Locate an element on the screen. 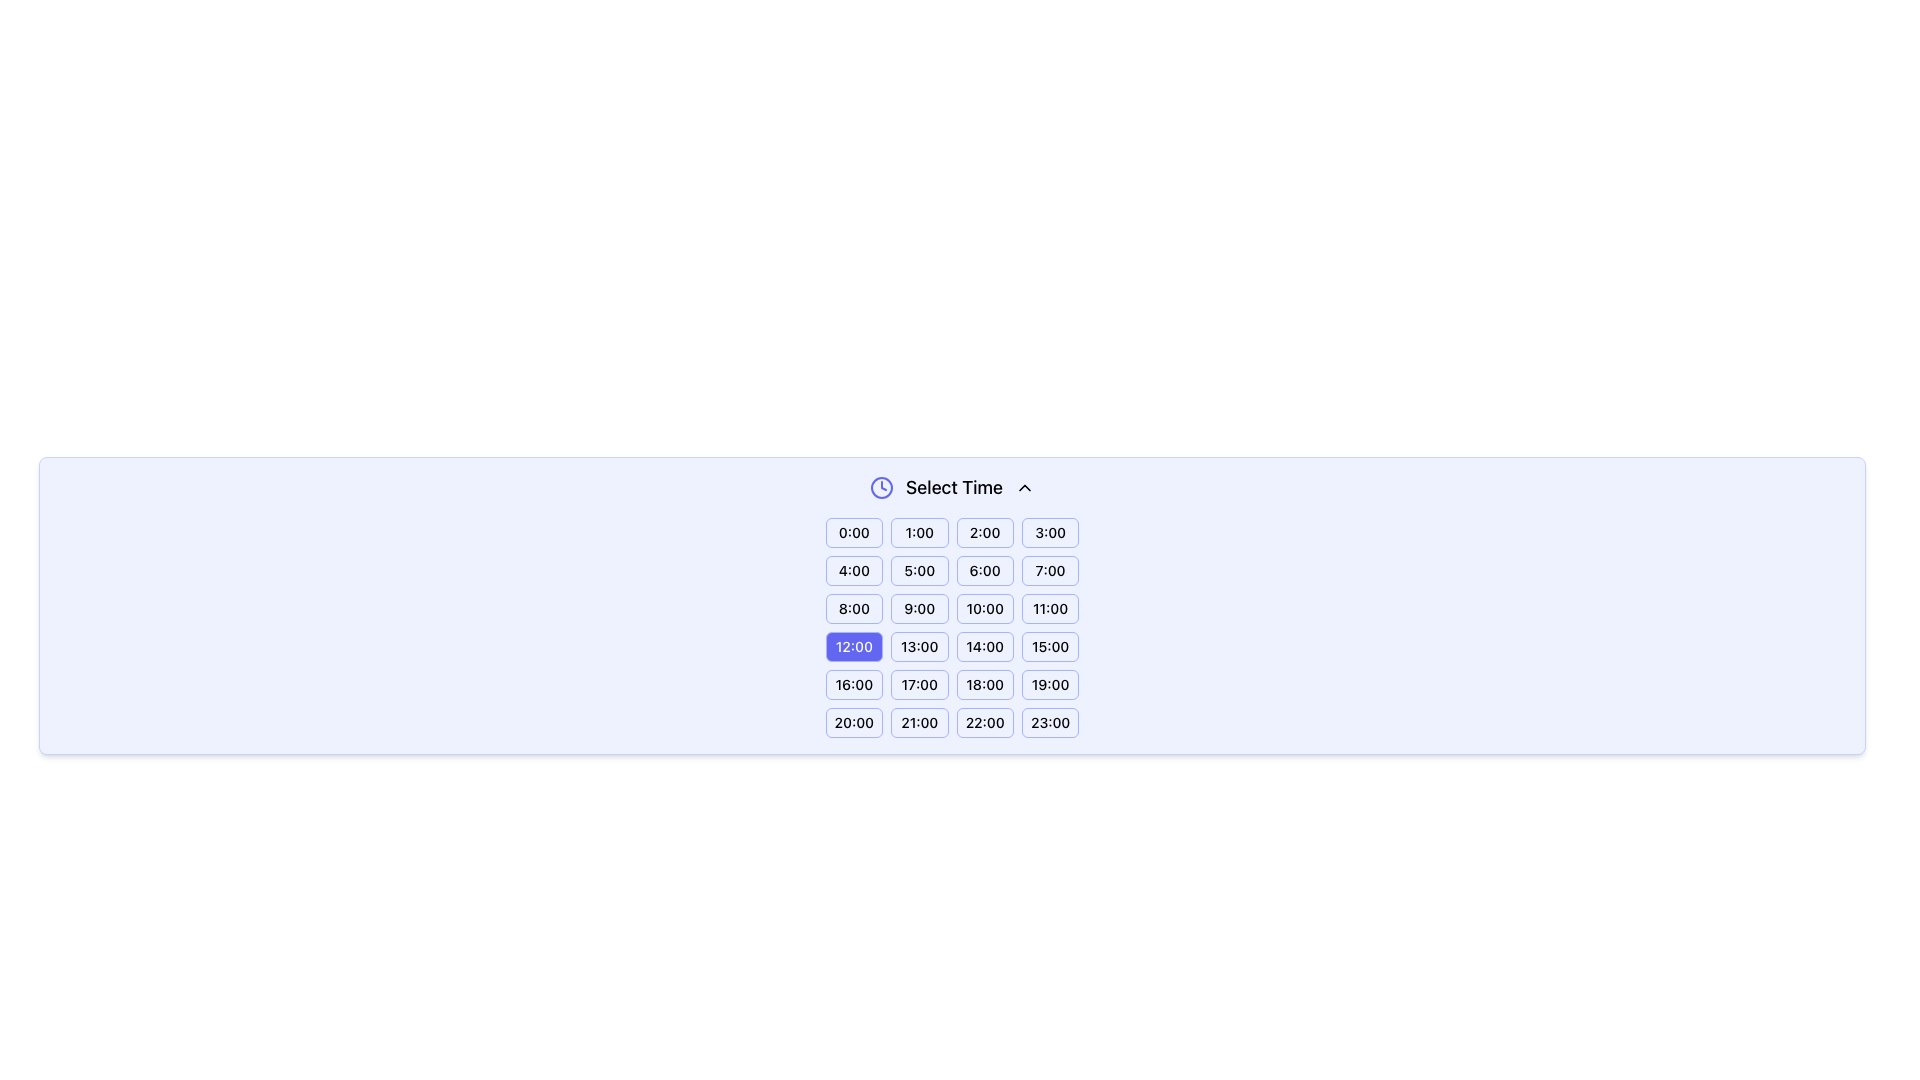 This screenshot has width=1920, height=1080. the downward chevron icon adjacent to the 'Select Time' text is located at coordinates (1024, 488).